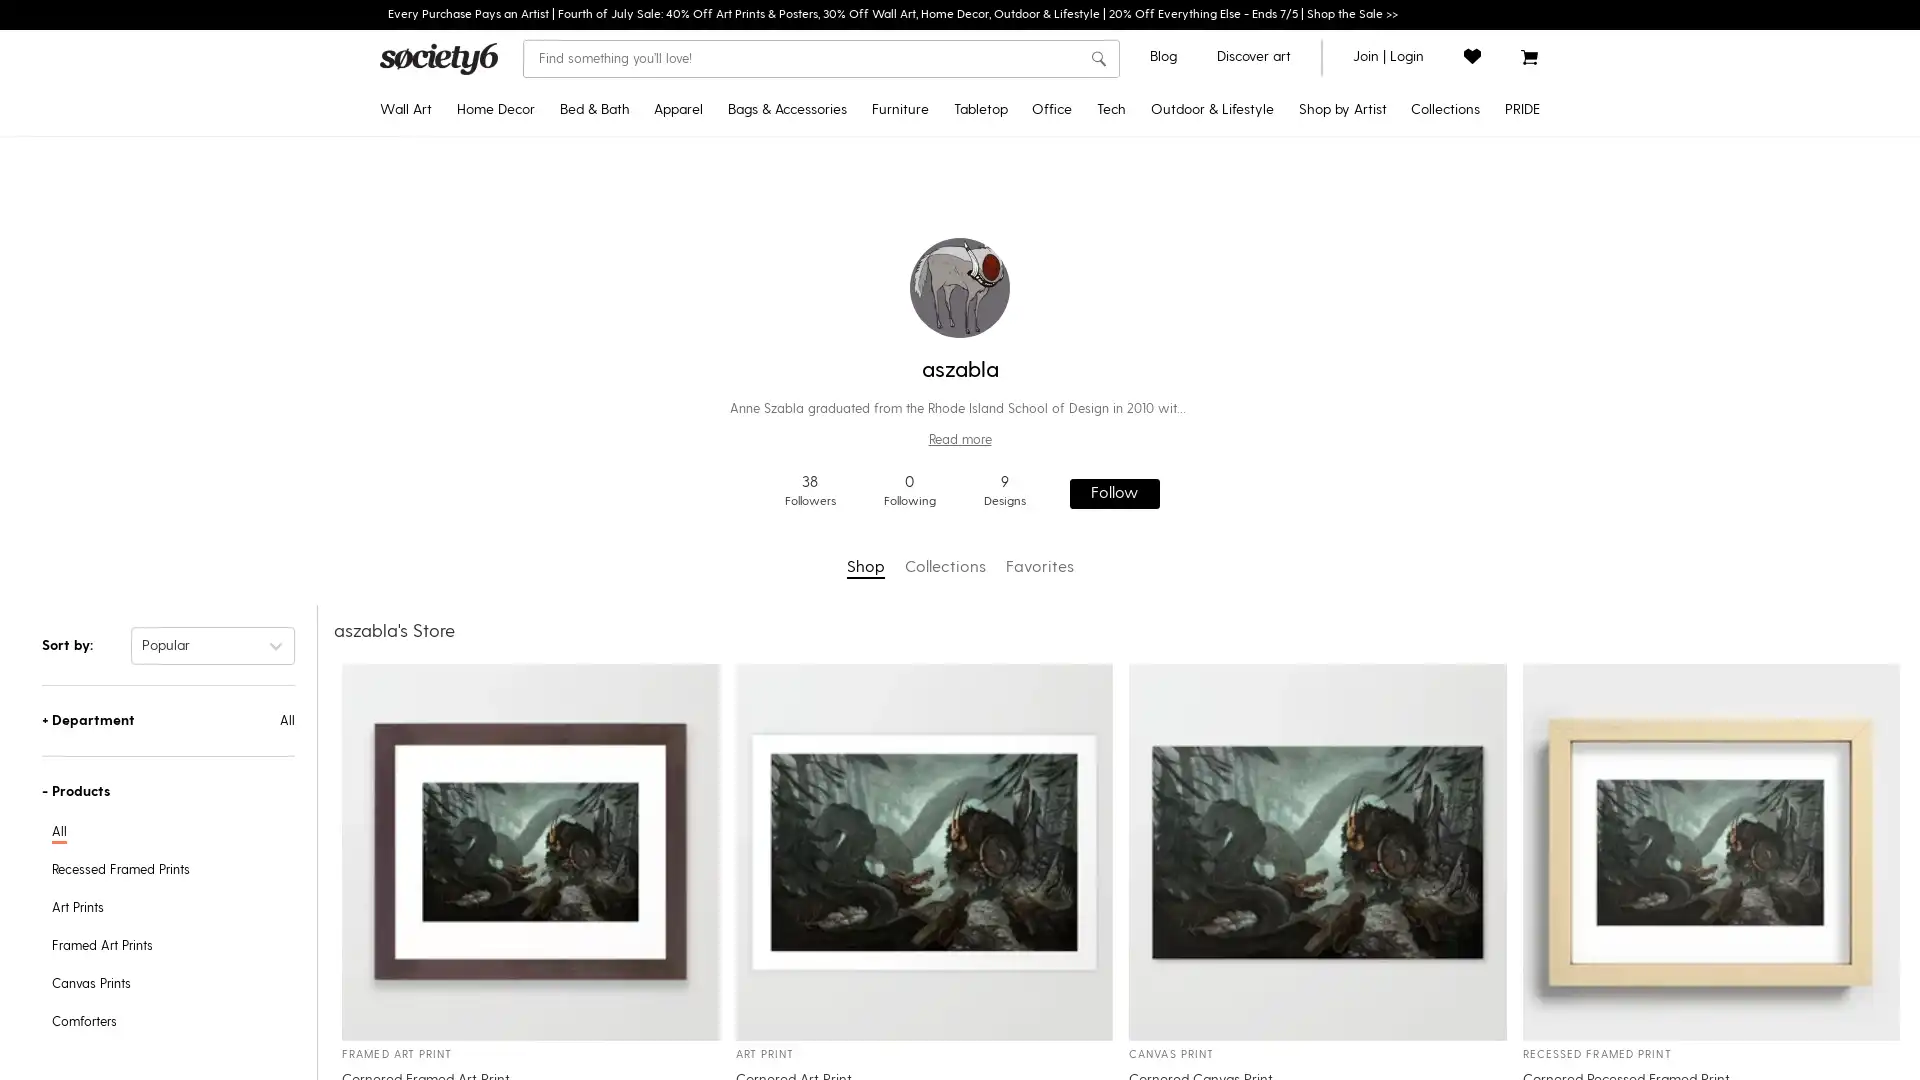 This screenshot has width=1920, height=1080. Describe the element at coordinates (533, 385) in the screenshot. I see `Wall Clocks` at that location.